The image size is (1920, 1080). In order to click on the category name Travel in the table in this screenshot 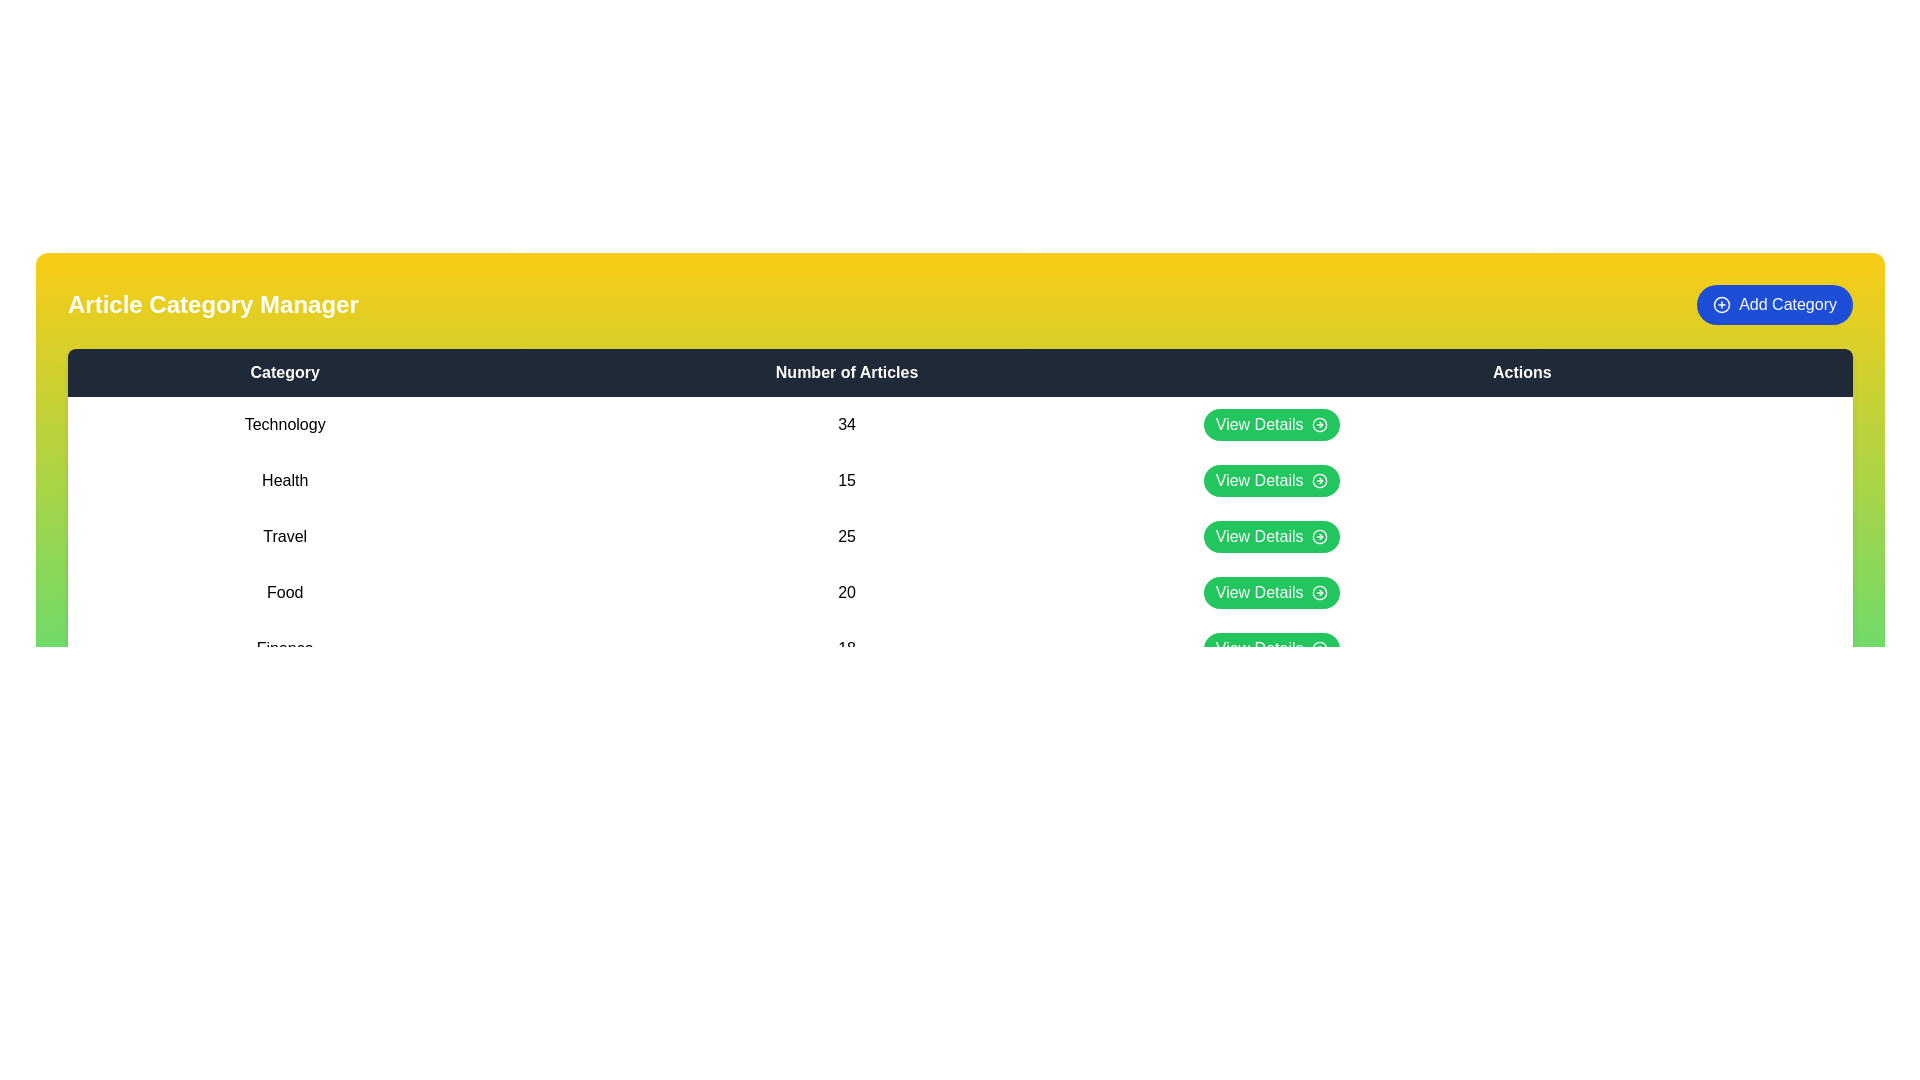, I will do `click(284, 535)`.